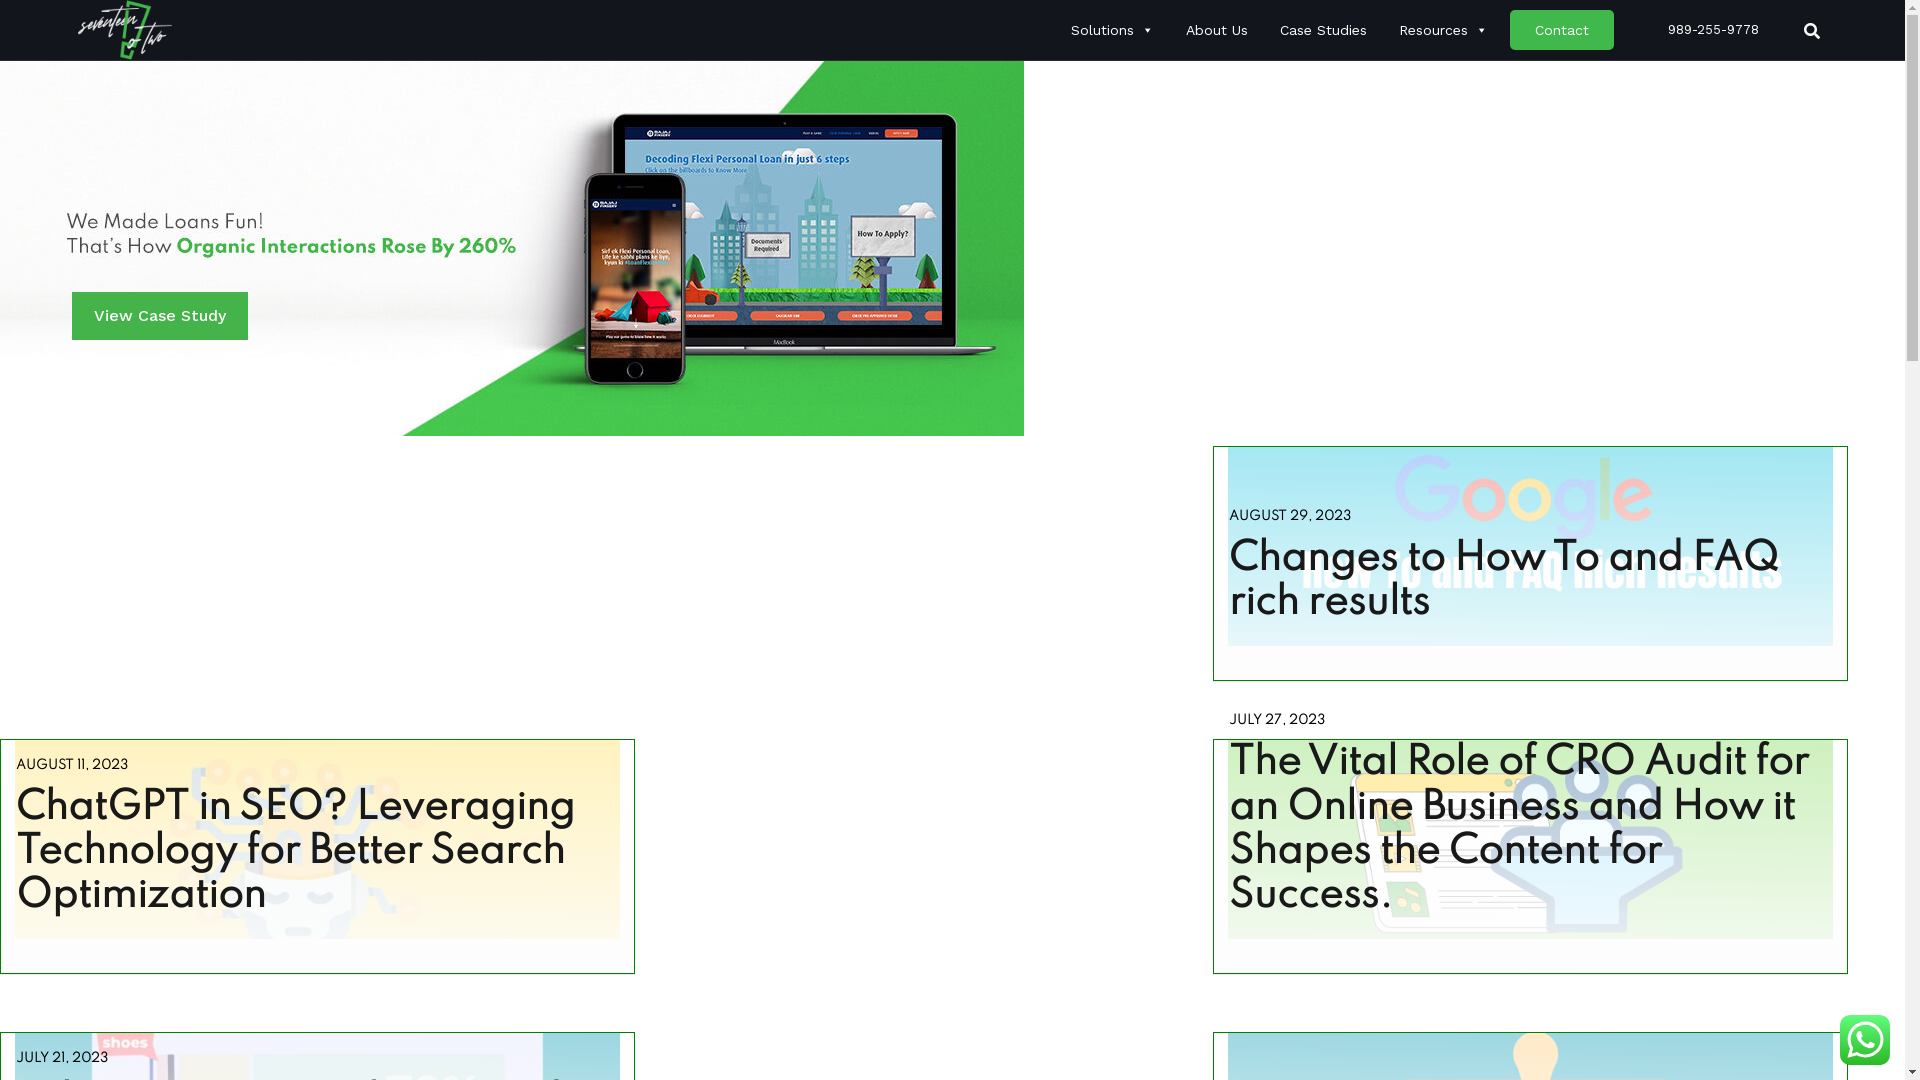 The height and width of the screenshot is (1080, 1920). I want to click on 'AUGUST 29, 2023', so click(1227, 514).